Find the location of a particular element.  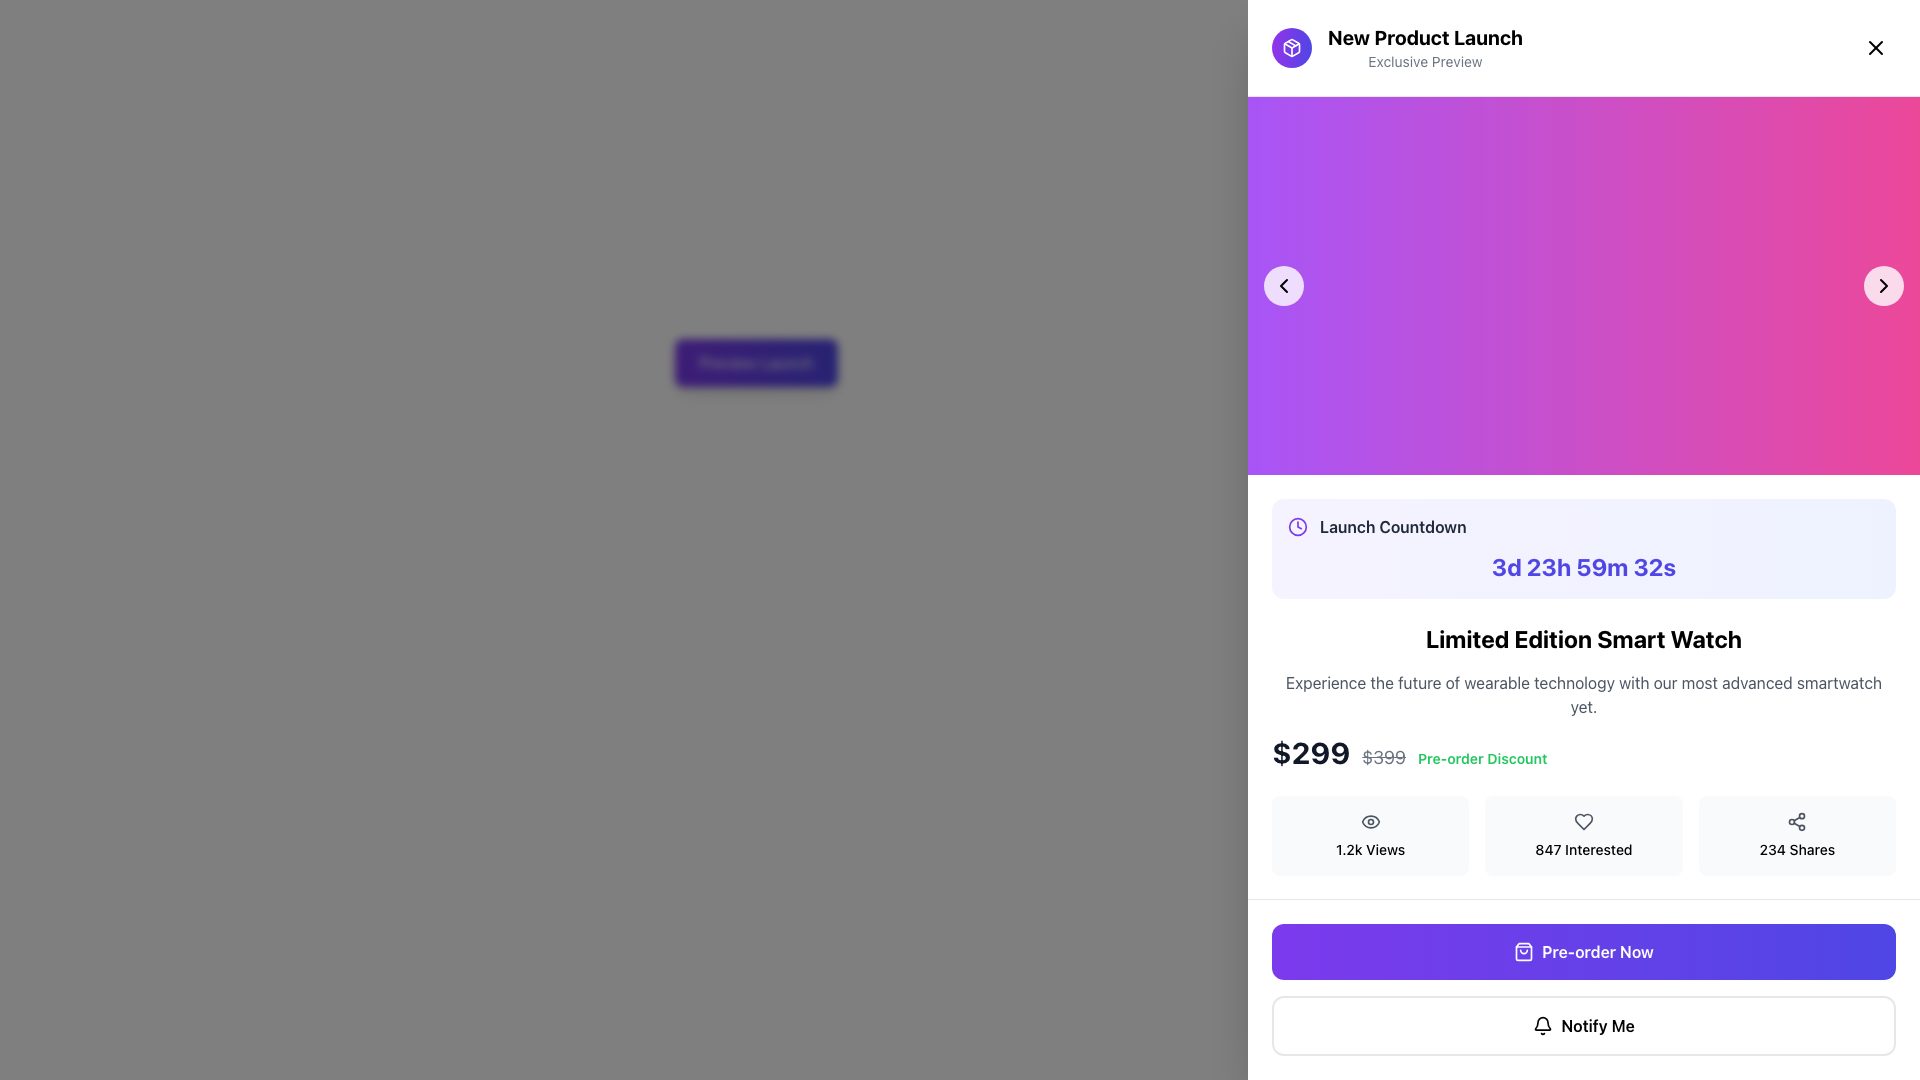

text 'New Product Launch' from the Title section located at the top-right corner of the page, featuring a small purple circular icon with a package symbol is located at coordinates (1396, 46).